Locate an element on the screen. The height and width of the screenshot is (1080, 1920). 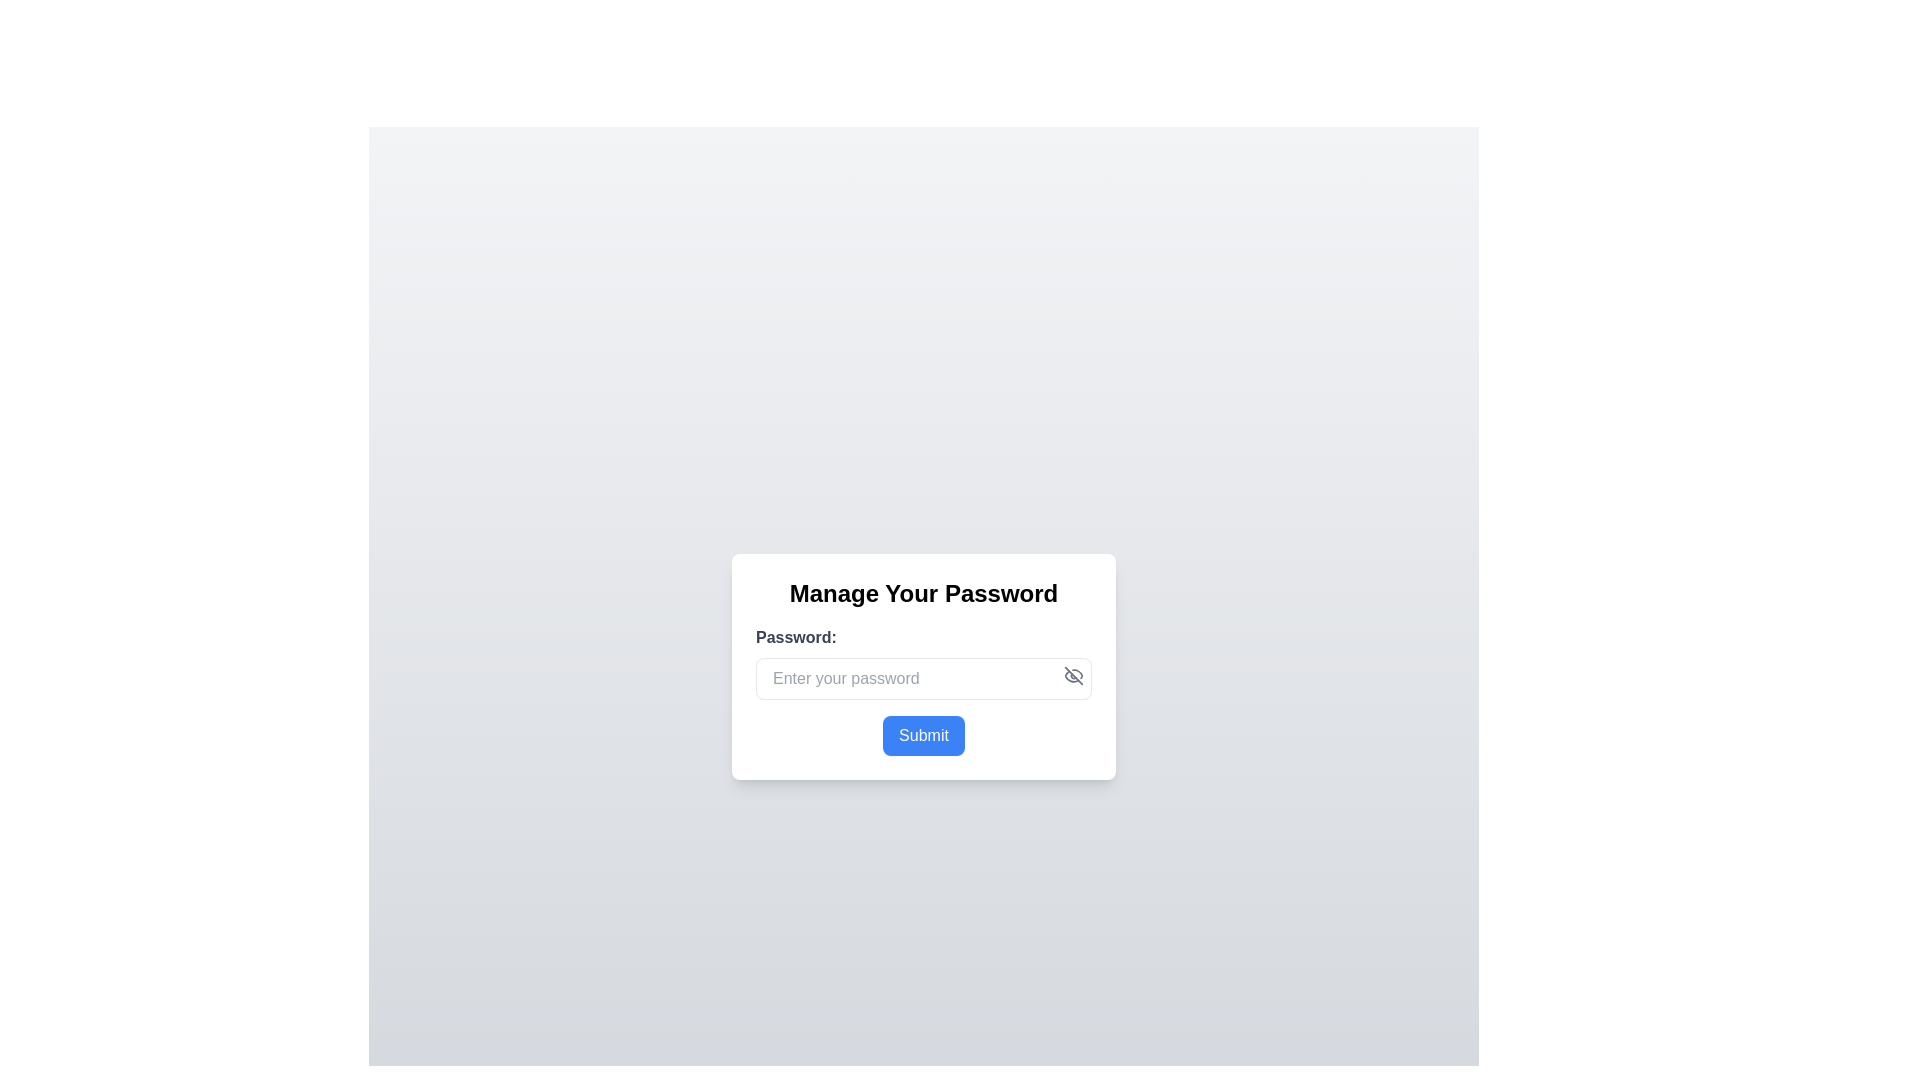
the 'eye-off' icon, which features a diagonal line crossing an eye, indicating that the view is disabled, located near the password input field is located at coordinates (1073, 675).